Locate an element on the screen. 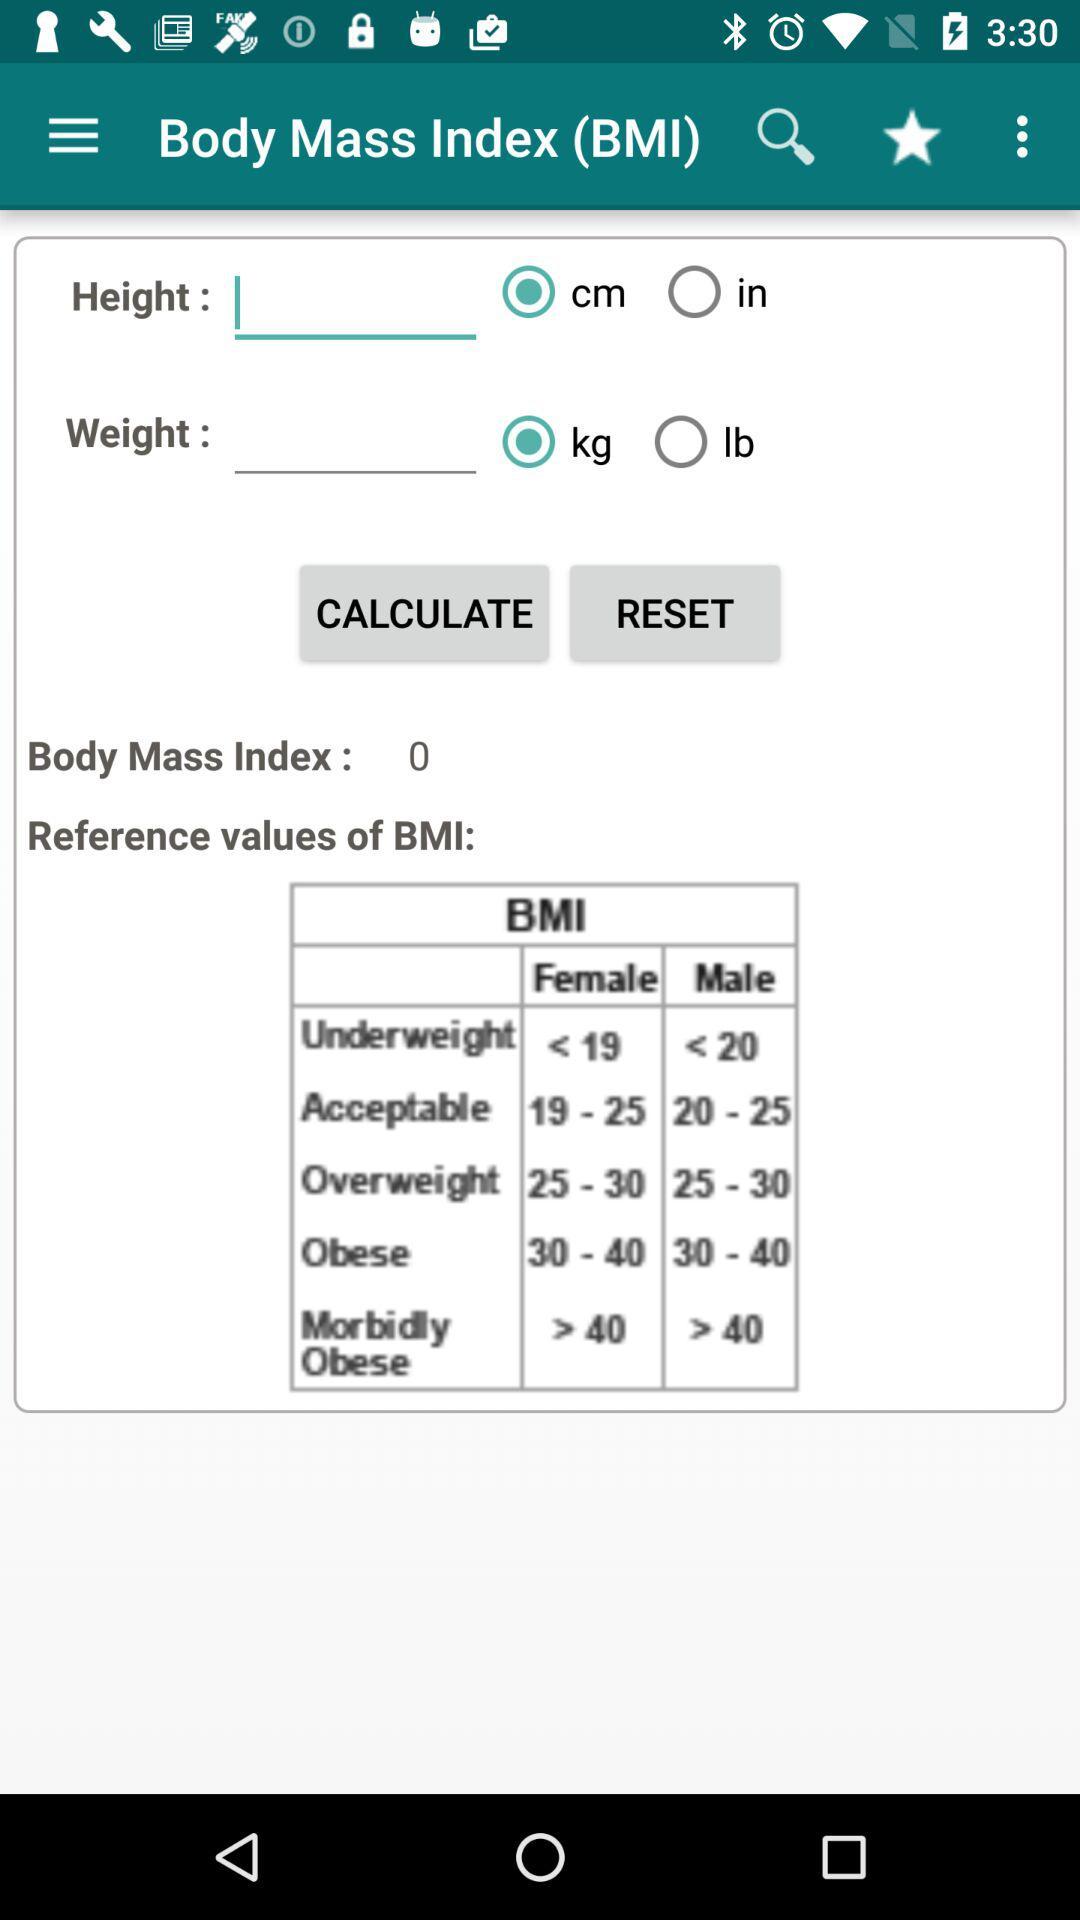  app to the left of the body mass index app is located at coordinates (72, 135).